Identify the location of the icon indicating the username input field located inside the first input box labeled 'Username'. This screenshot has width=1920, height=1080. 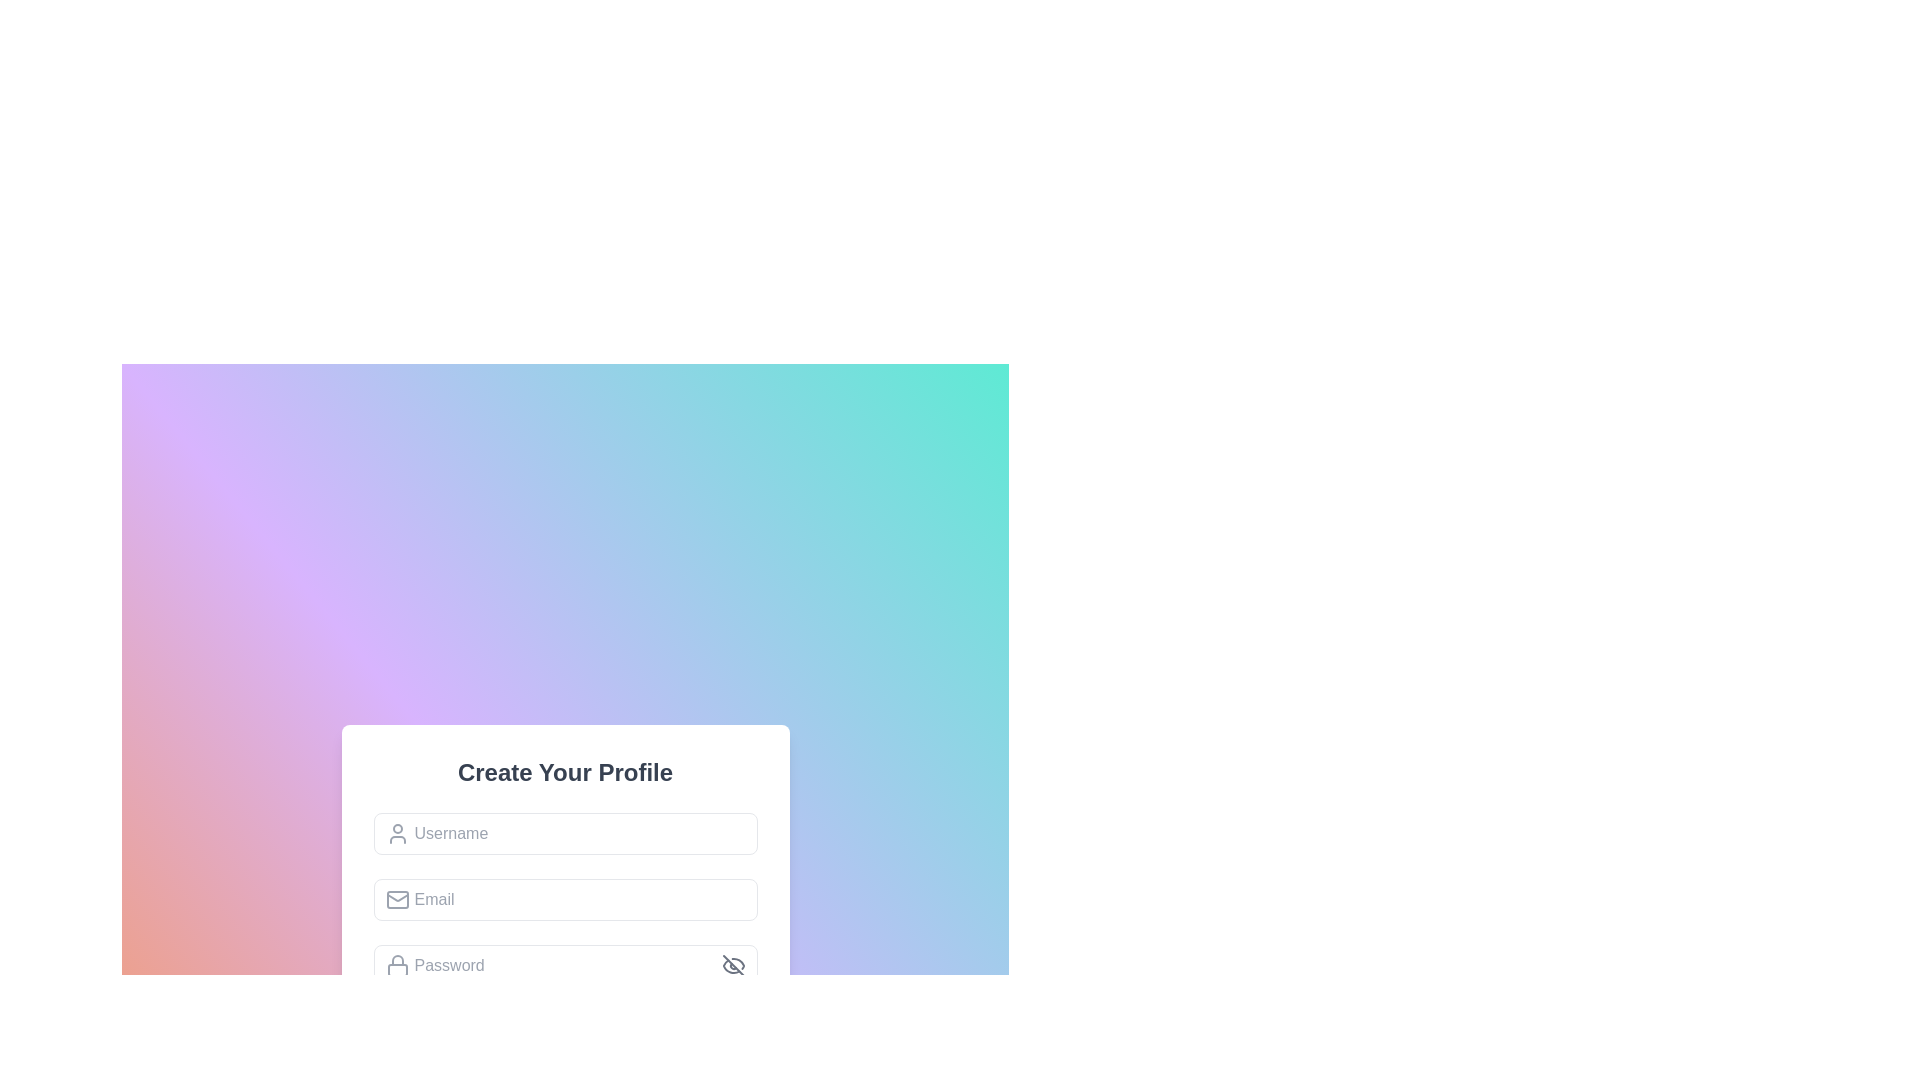
(397, 833).